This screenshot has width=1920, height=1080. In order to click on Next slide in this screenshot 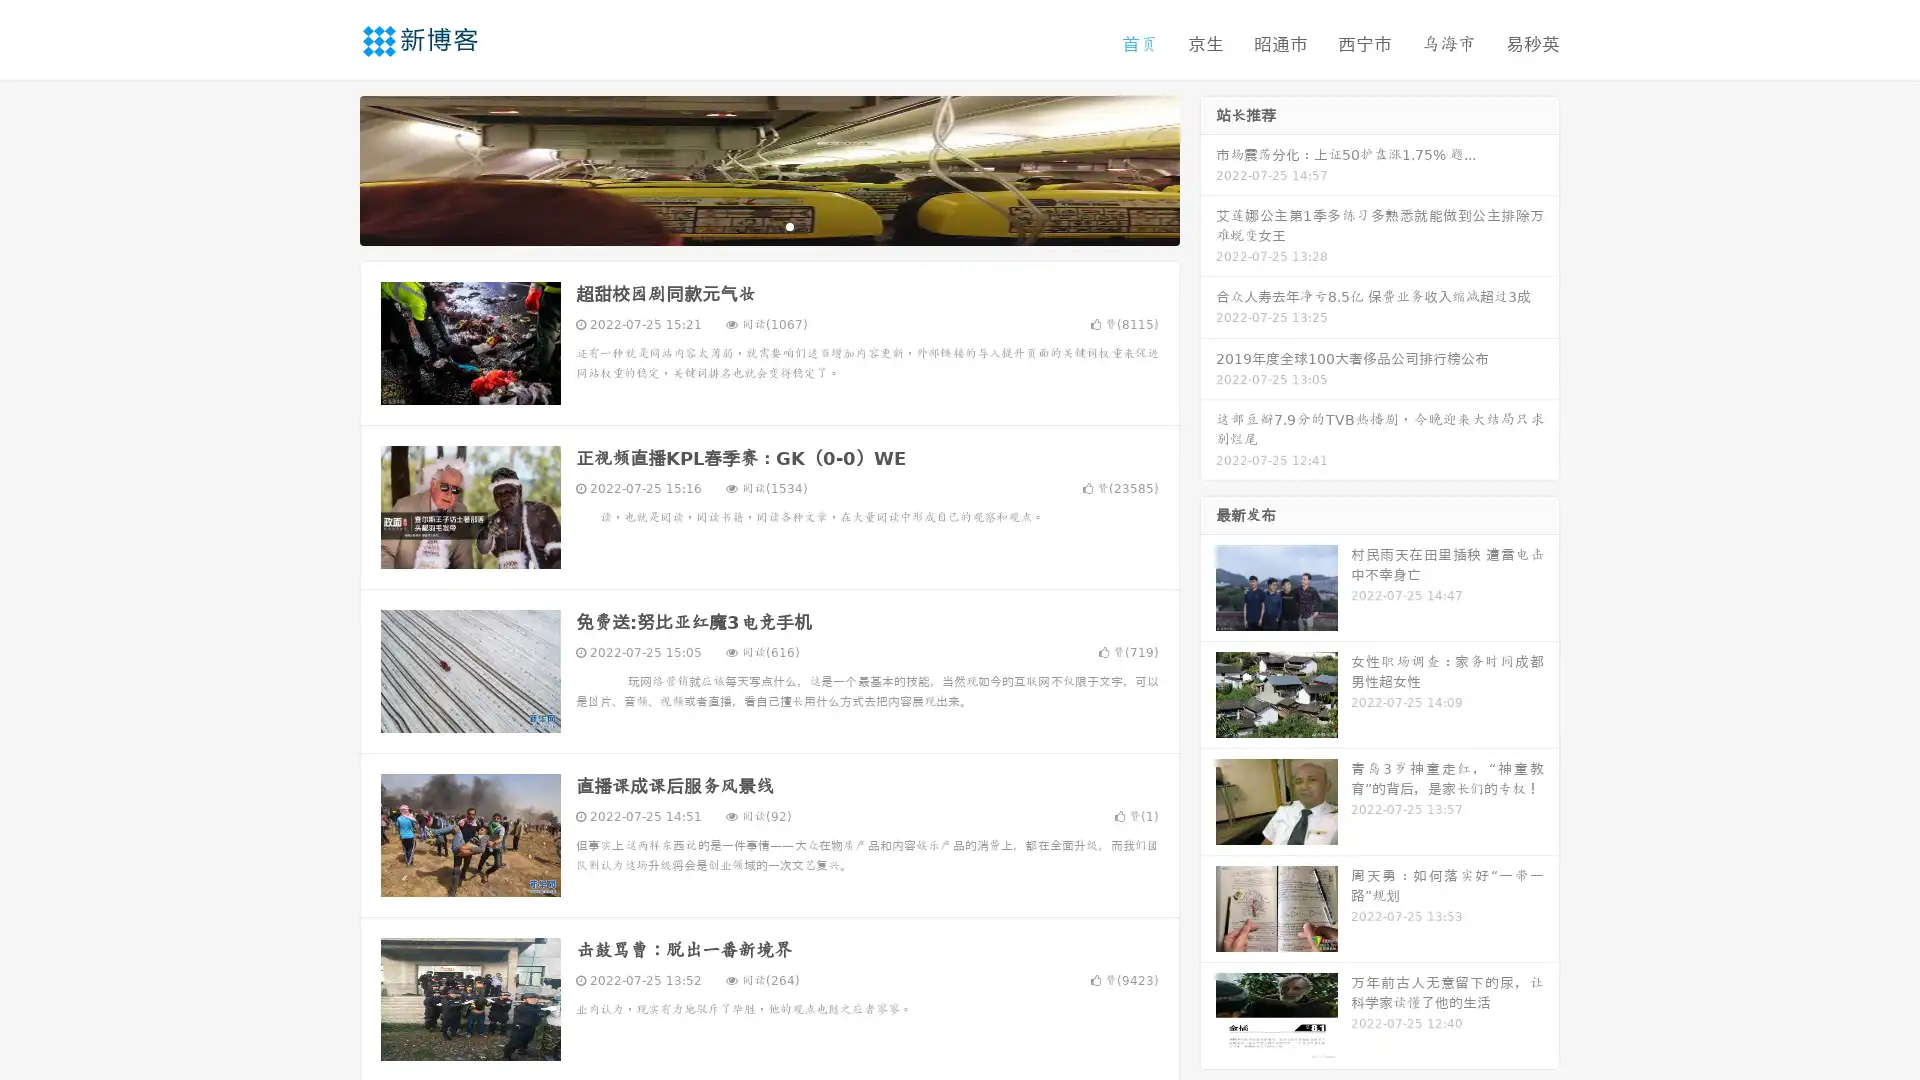, I will do `click(1208, 168)`.